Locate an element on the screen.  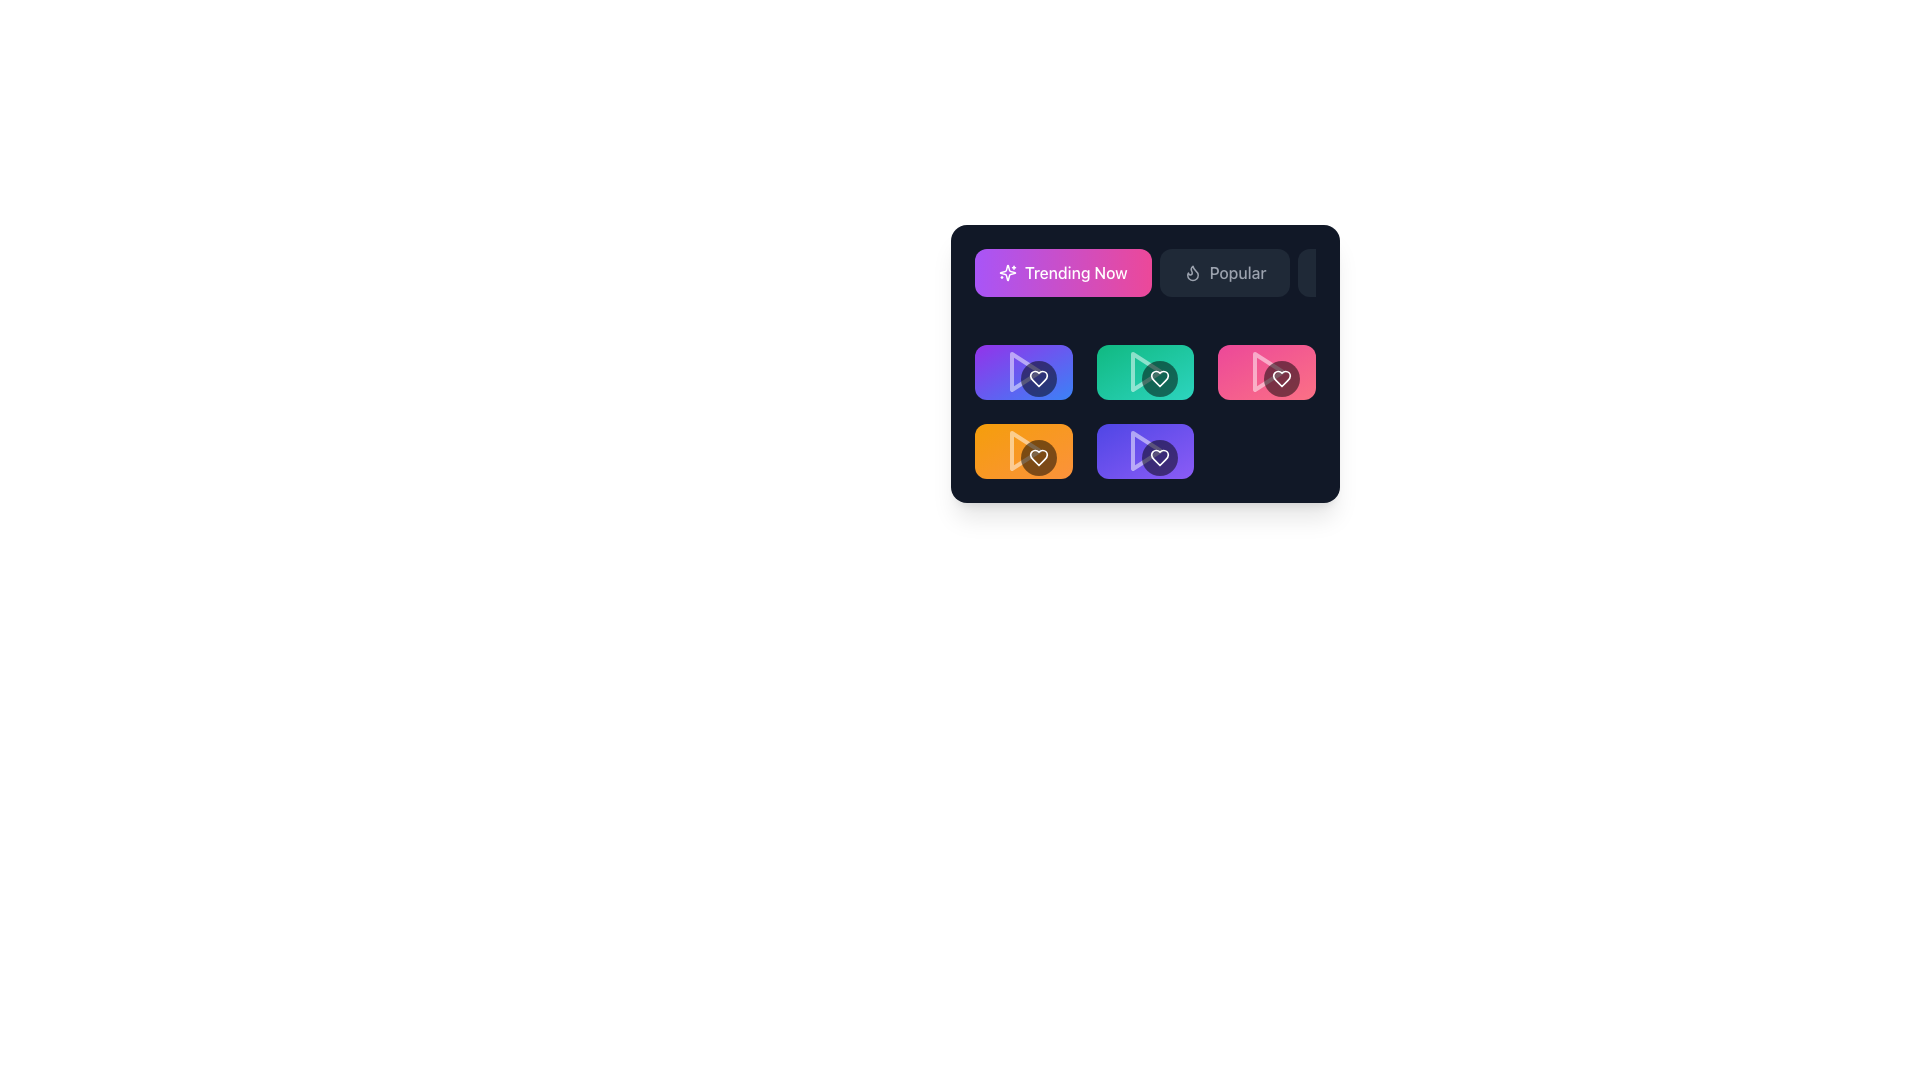
the third content tile in the second row of a grid layout to initiate interaction is located at coordinates (1023, 451).